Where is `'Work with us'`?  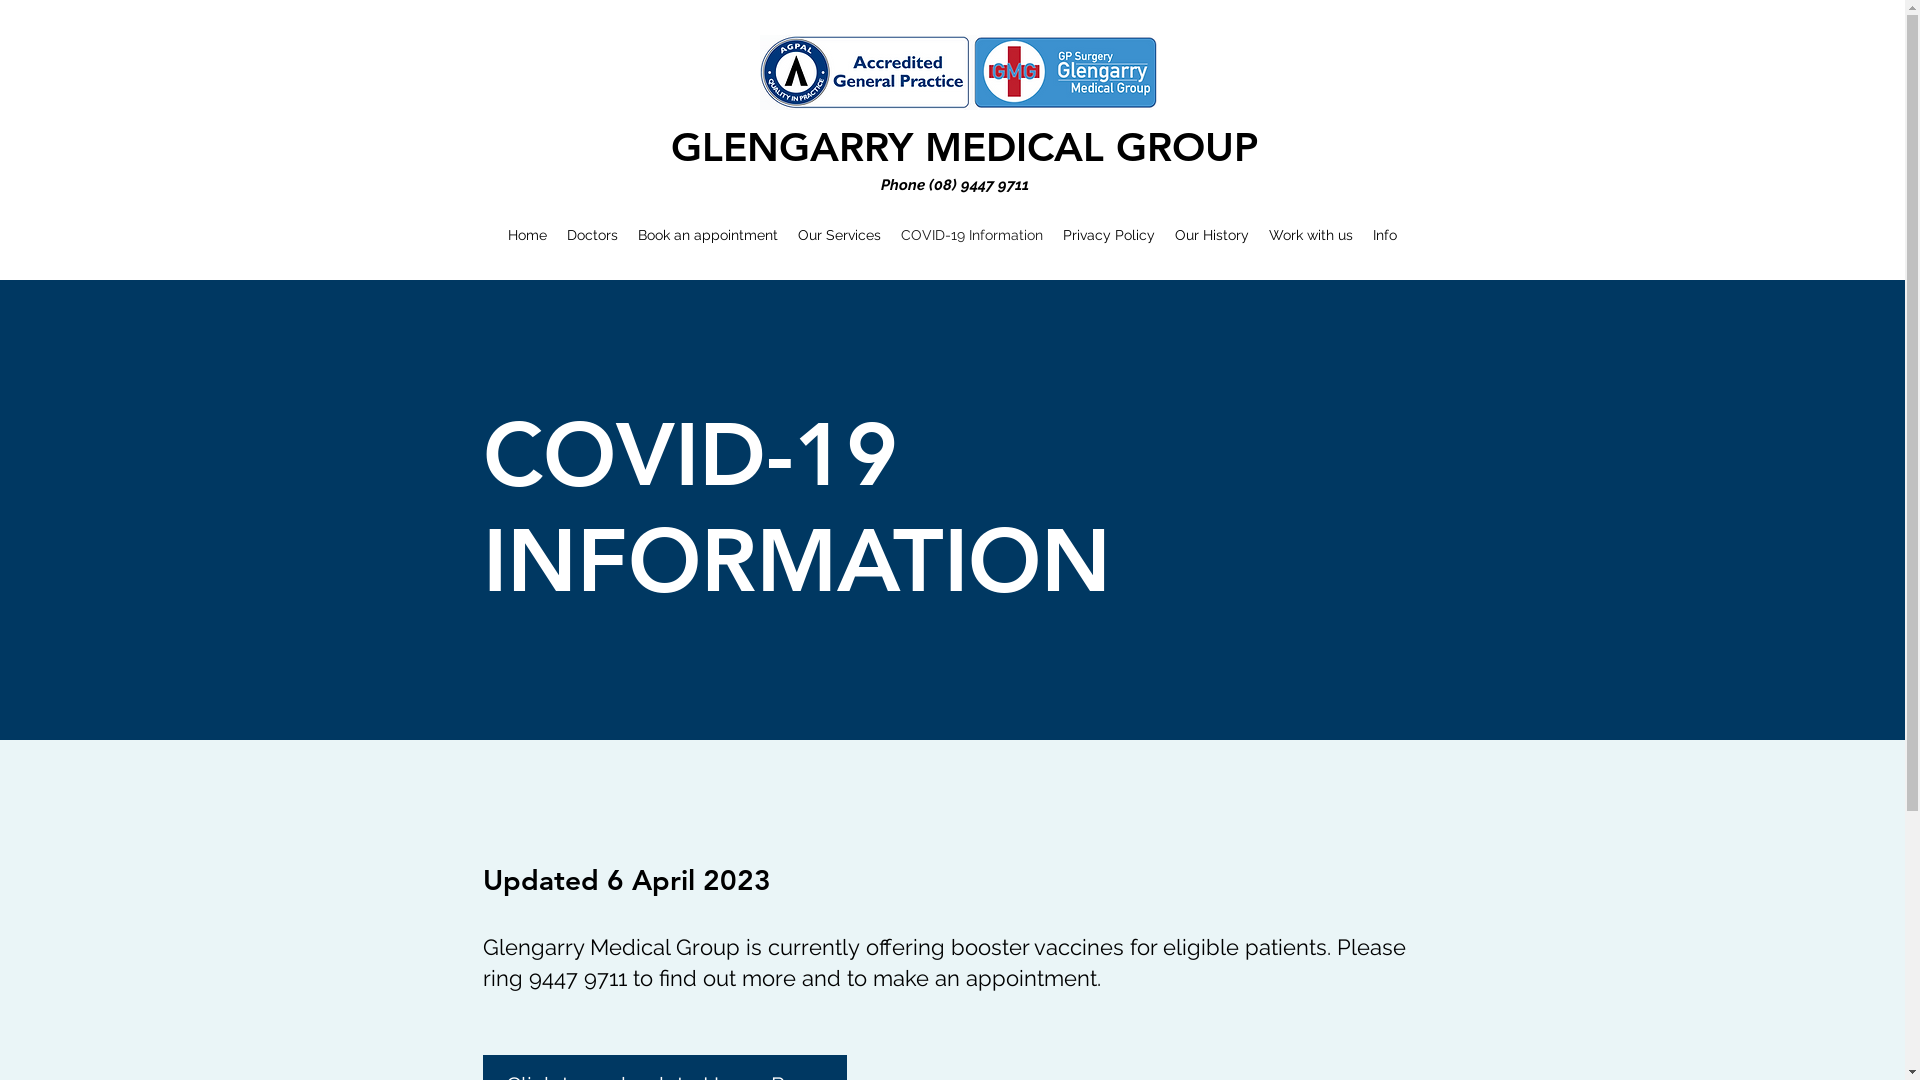 'Work with us' is located at coordinates (1310, 234).